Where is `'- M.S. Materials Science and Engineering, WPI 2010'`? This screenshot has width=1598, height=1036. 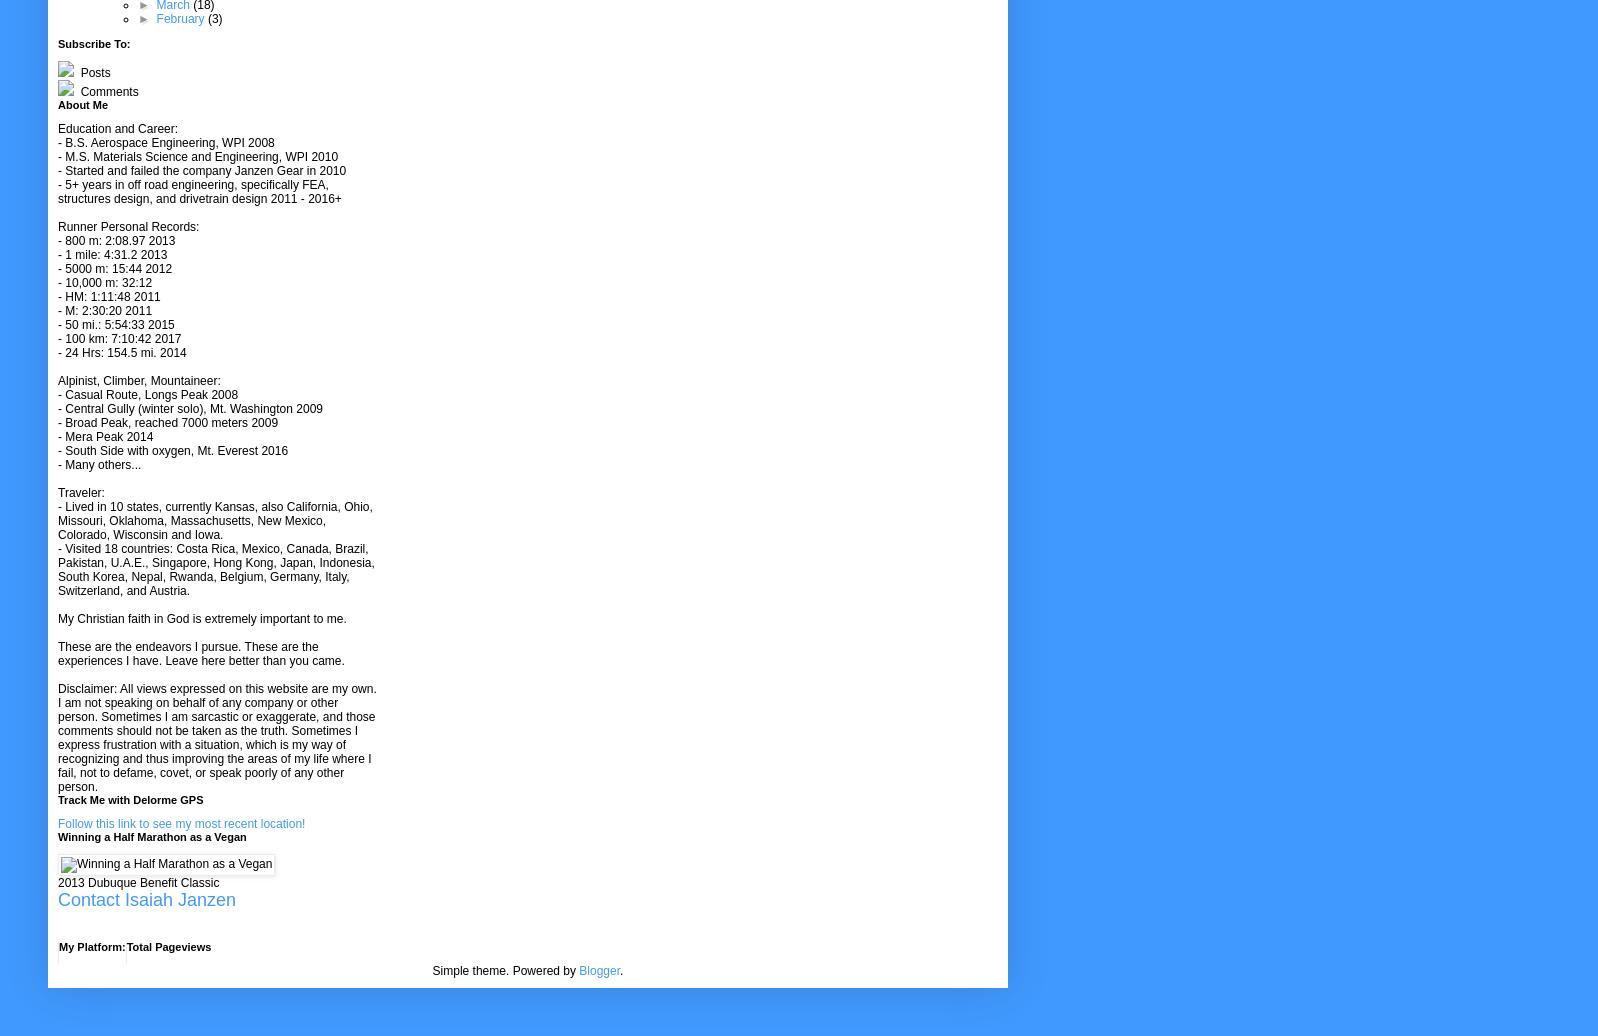
'- M.S. Materials Science and Engineering, WPI 2010' is located at coordinates (196, 156).